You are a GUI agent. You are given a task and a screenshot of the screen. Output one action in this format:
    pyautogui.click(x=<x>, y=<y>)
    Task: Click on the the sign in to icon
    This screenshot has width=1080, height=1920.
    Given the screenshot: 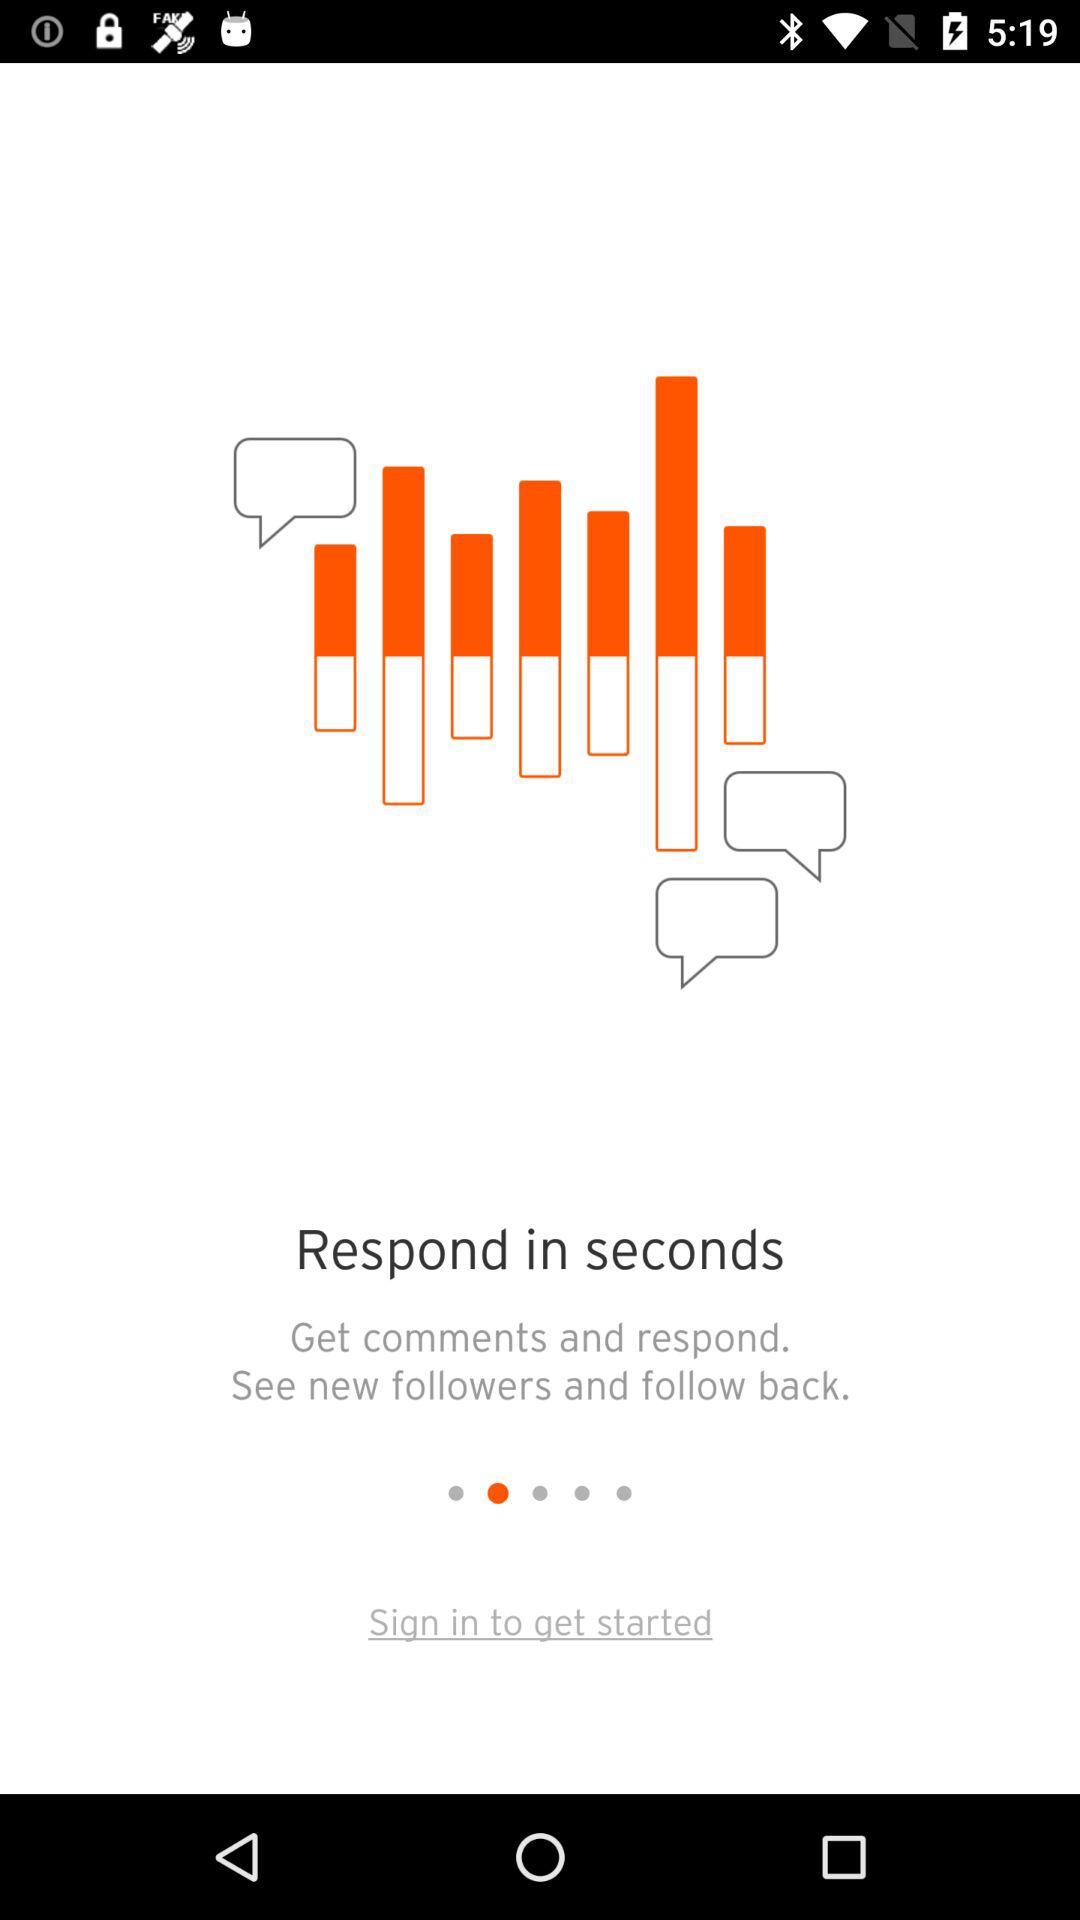 What is the action you would take?
    pyautogui.click(x=540, y=1620)
    